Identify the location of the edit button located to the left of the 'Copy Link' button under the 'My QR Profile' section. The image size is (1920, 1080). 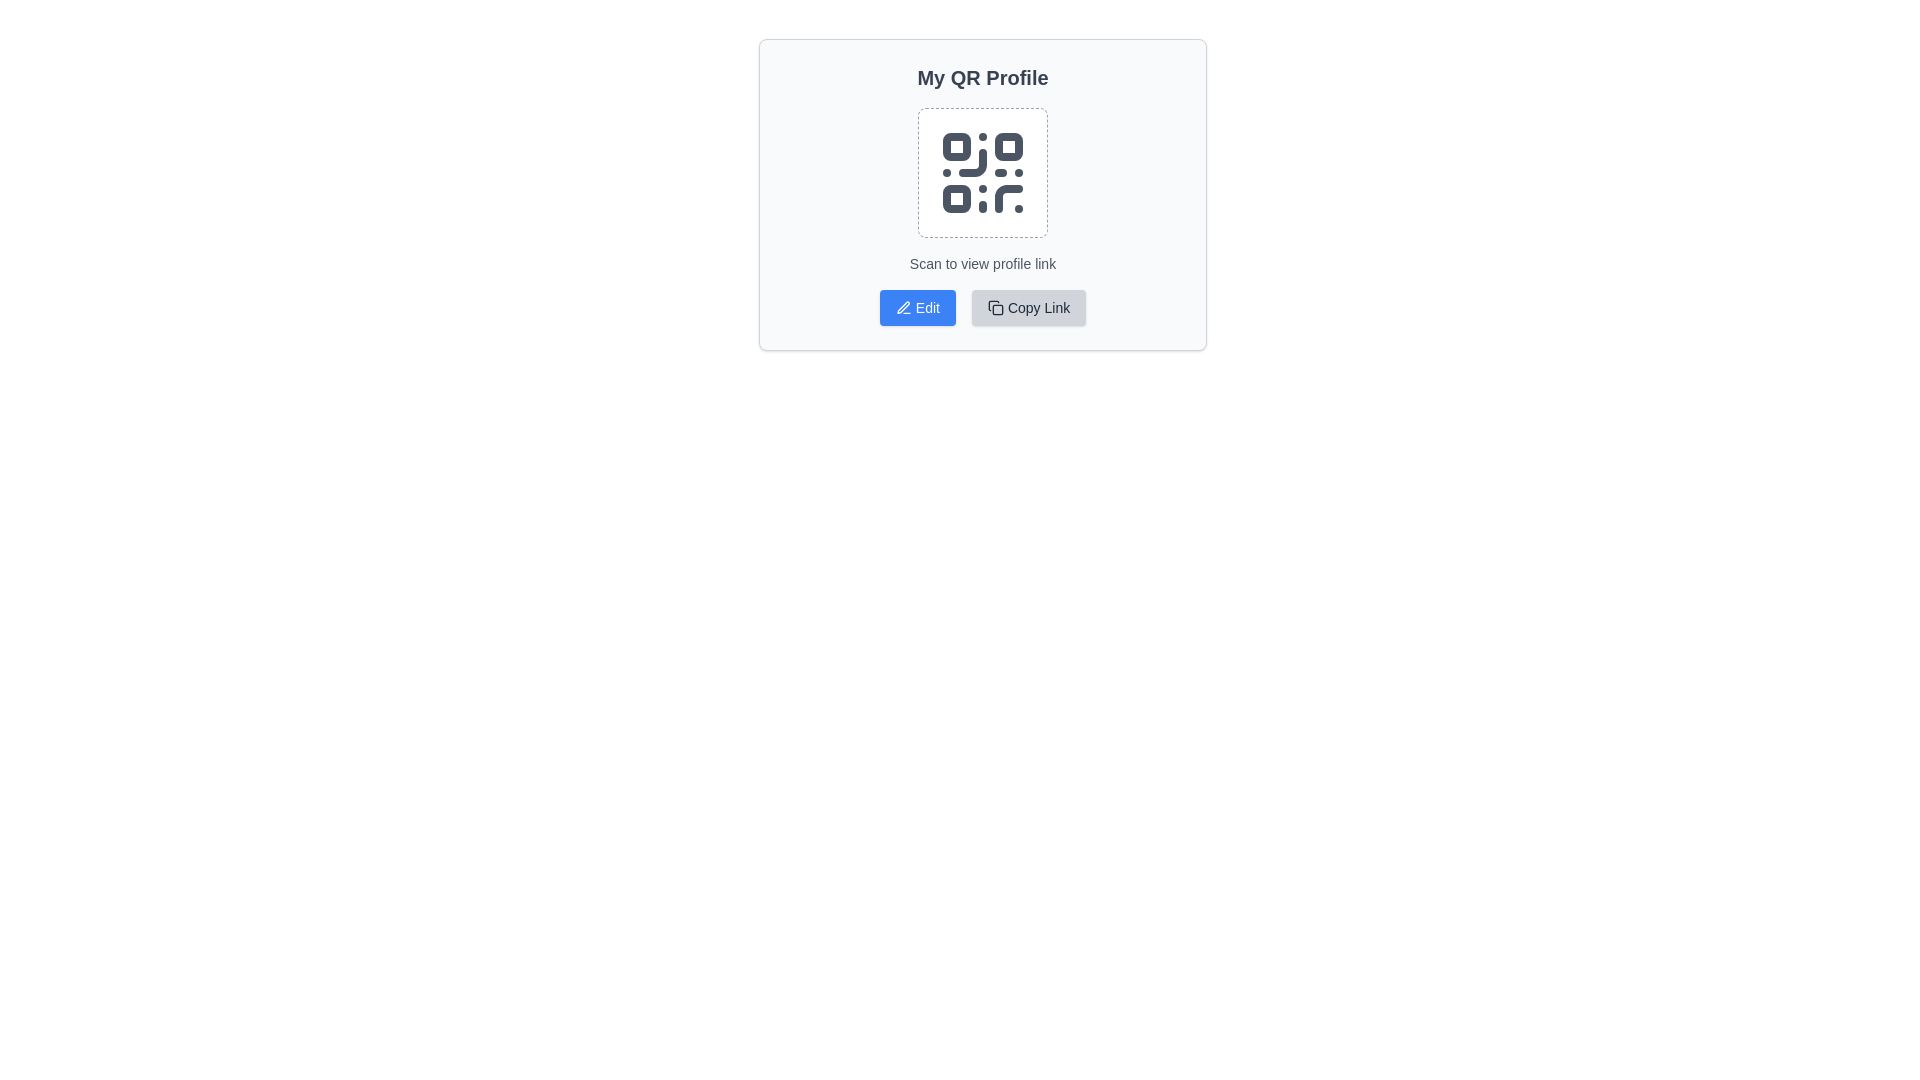
(916, 308).